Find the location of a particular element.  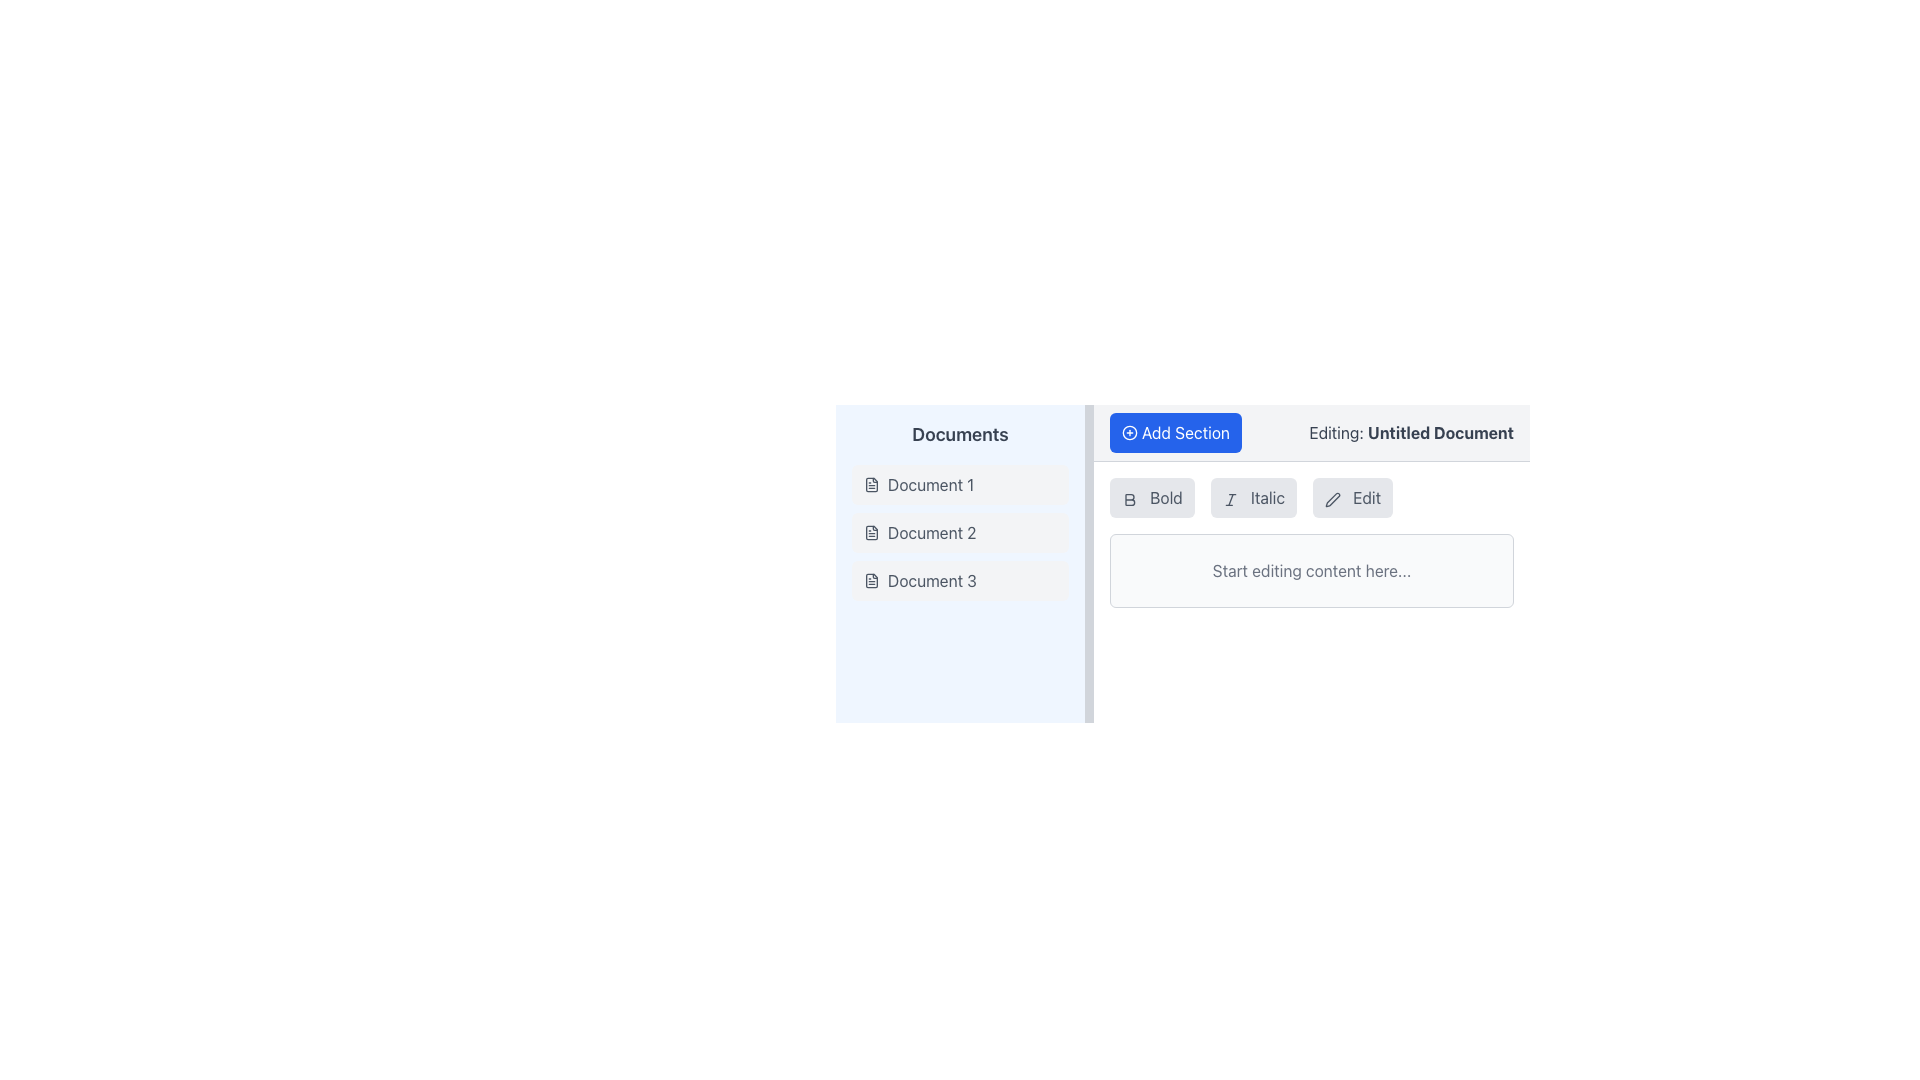

the button that allows users to add a new section to their document, located to the left of 'Editing: Untitled Document' is located at coordinates (1176, 431).